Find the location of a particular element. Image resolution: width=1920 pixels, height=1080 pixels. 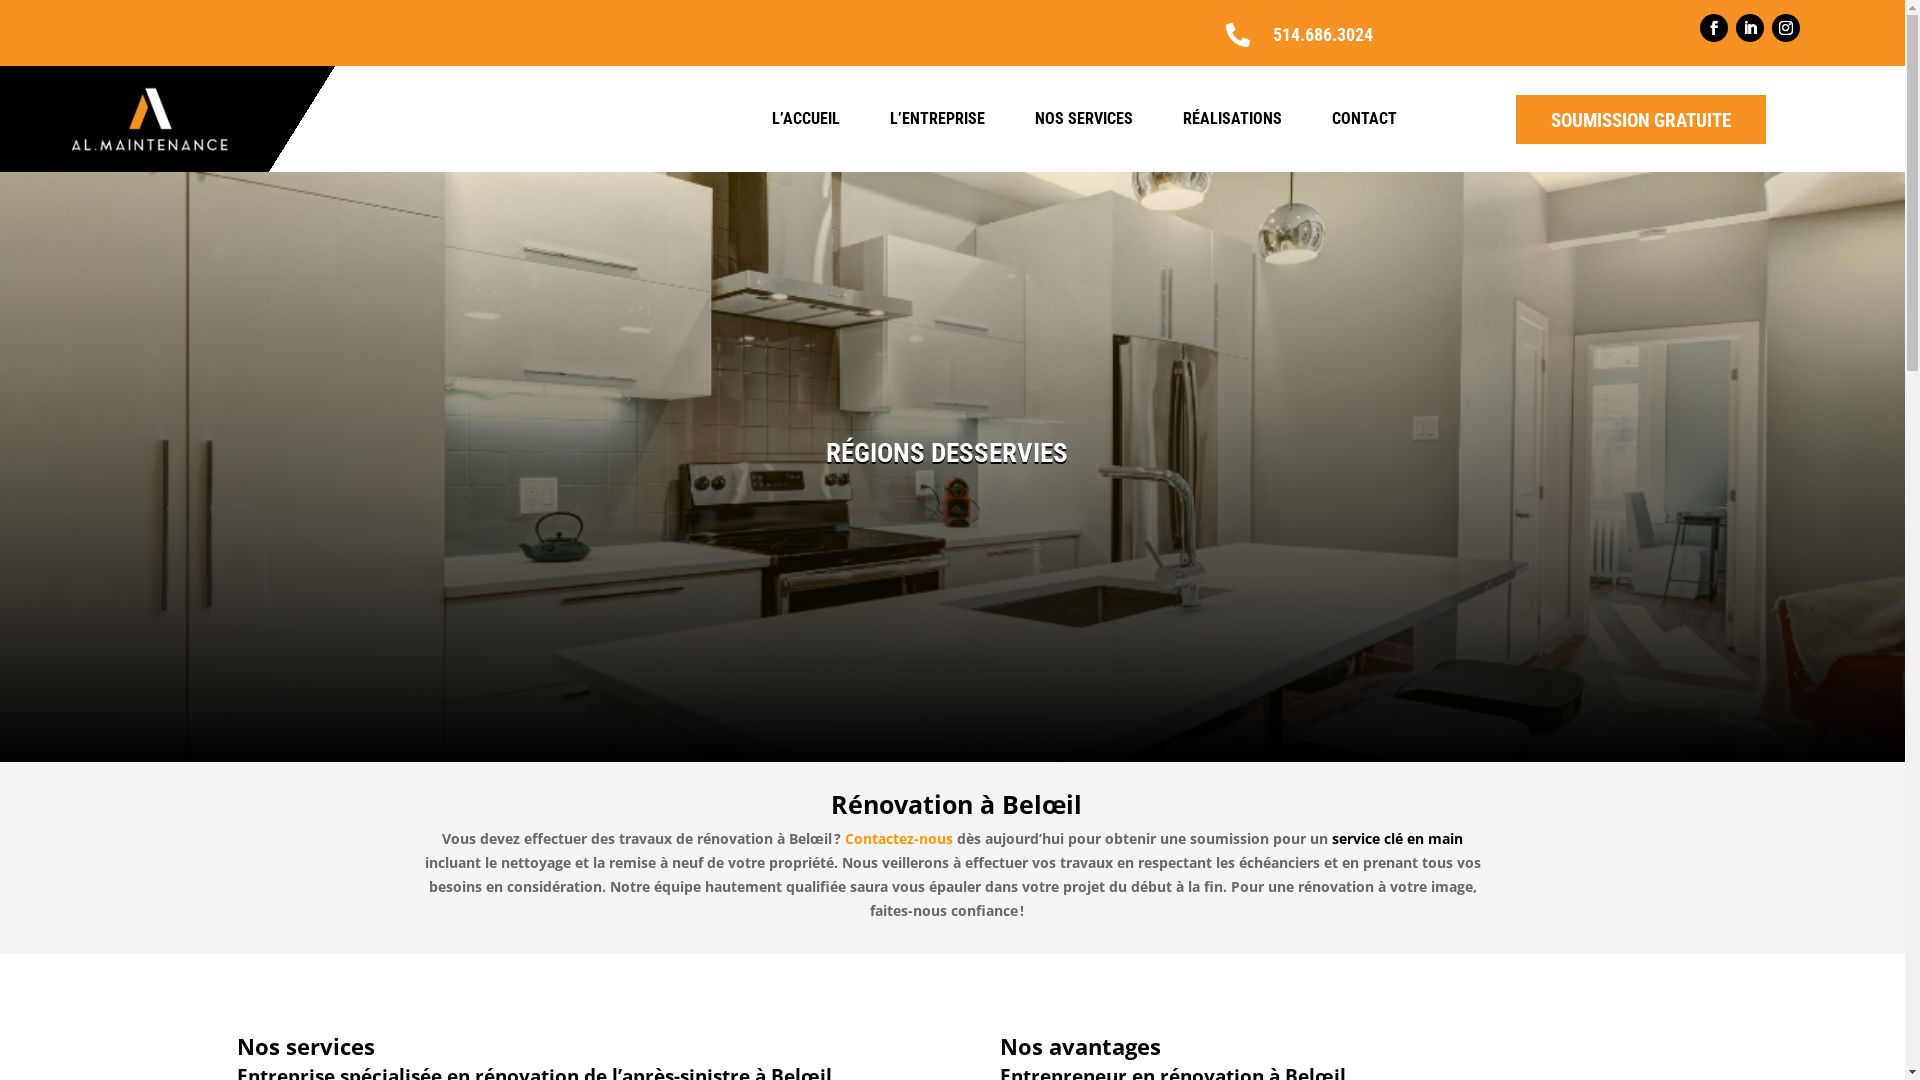

'NOS SERVICES' is located at coordinates (1083, 119).